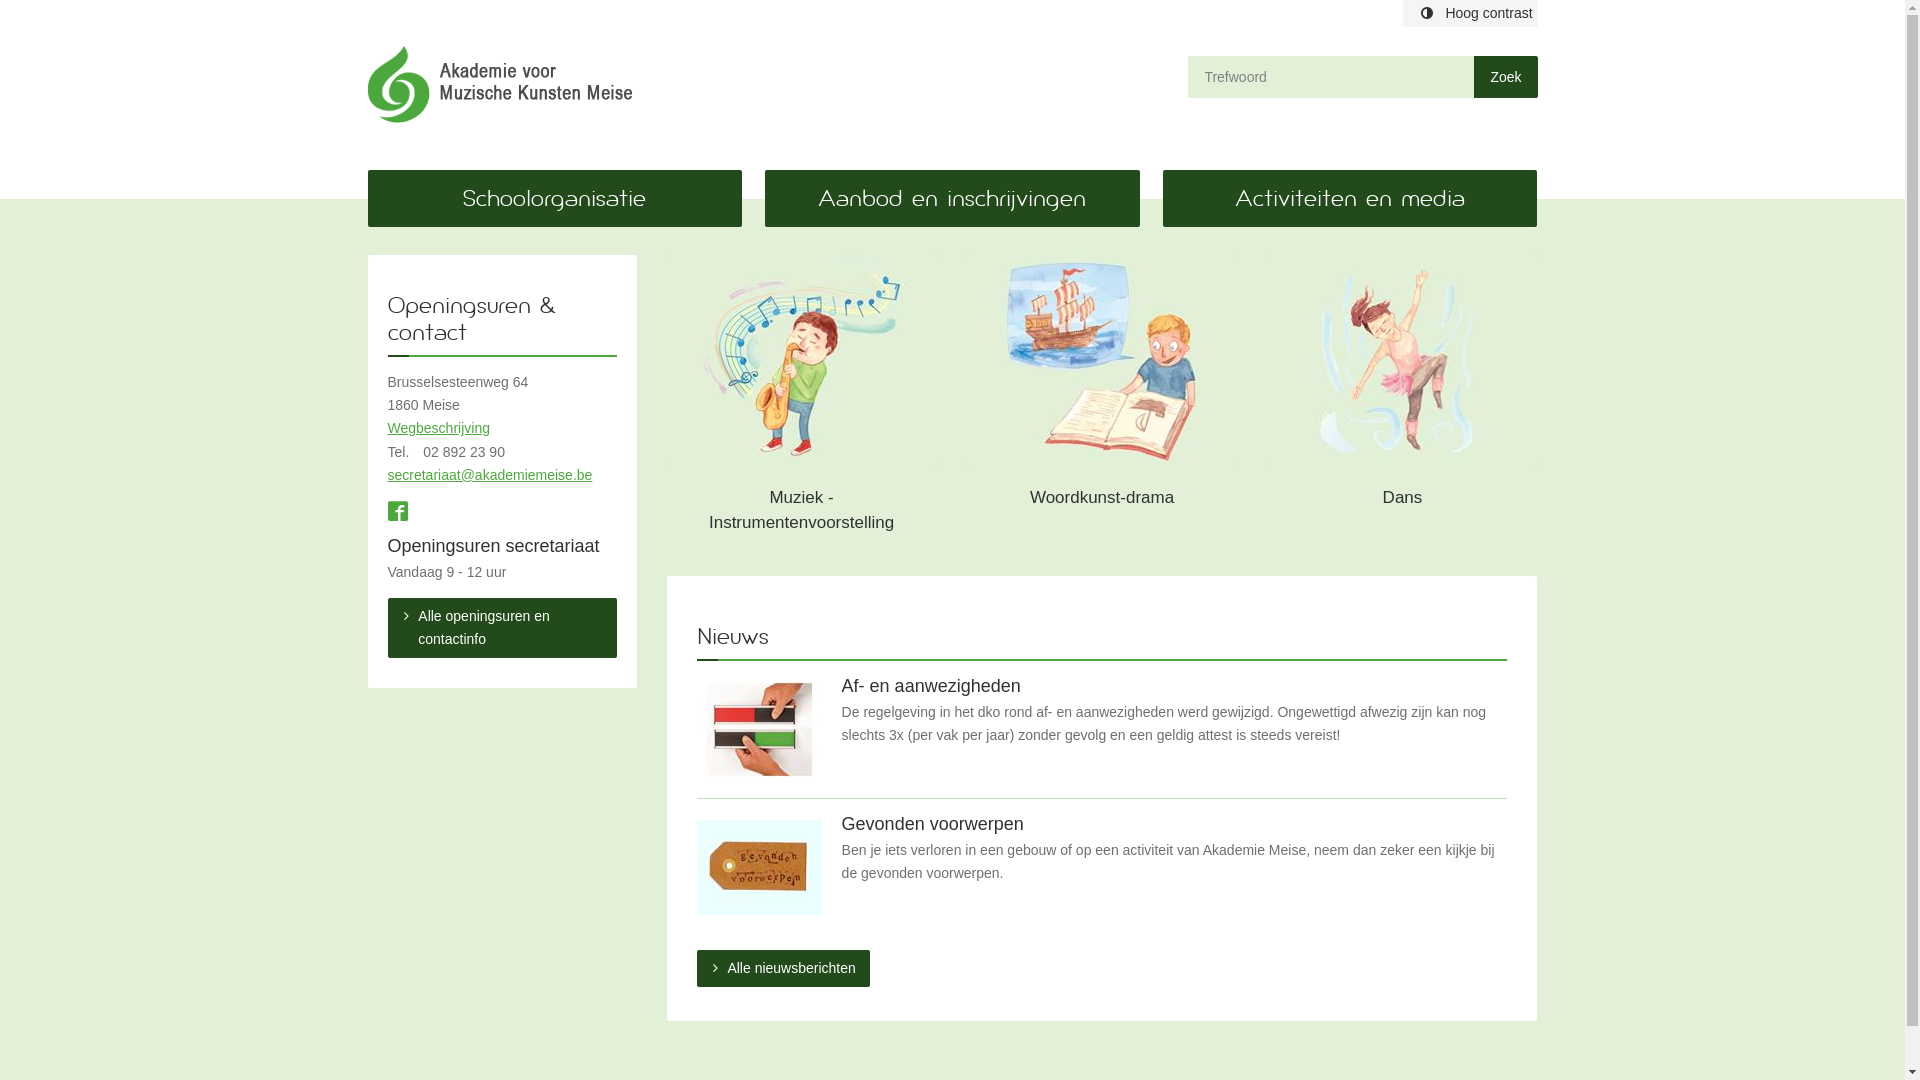  What do you see at coordinates (555, 198) in the screenshot?
I see `'Schoolorganisatie'` at bounding box center [555, 198].